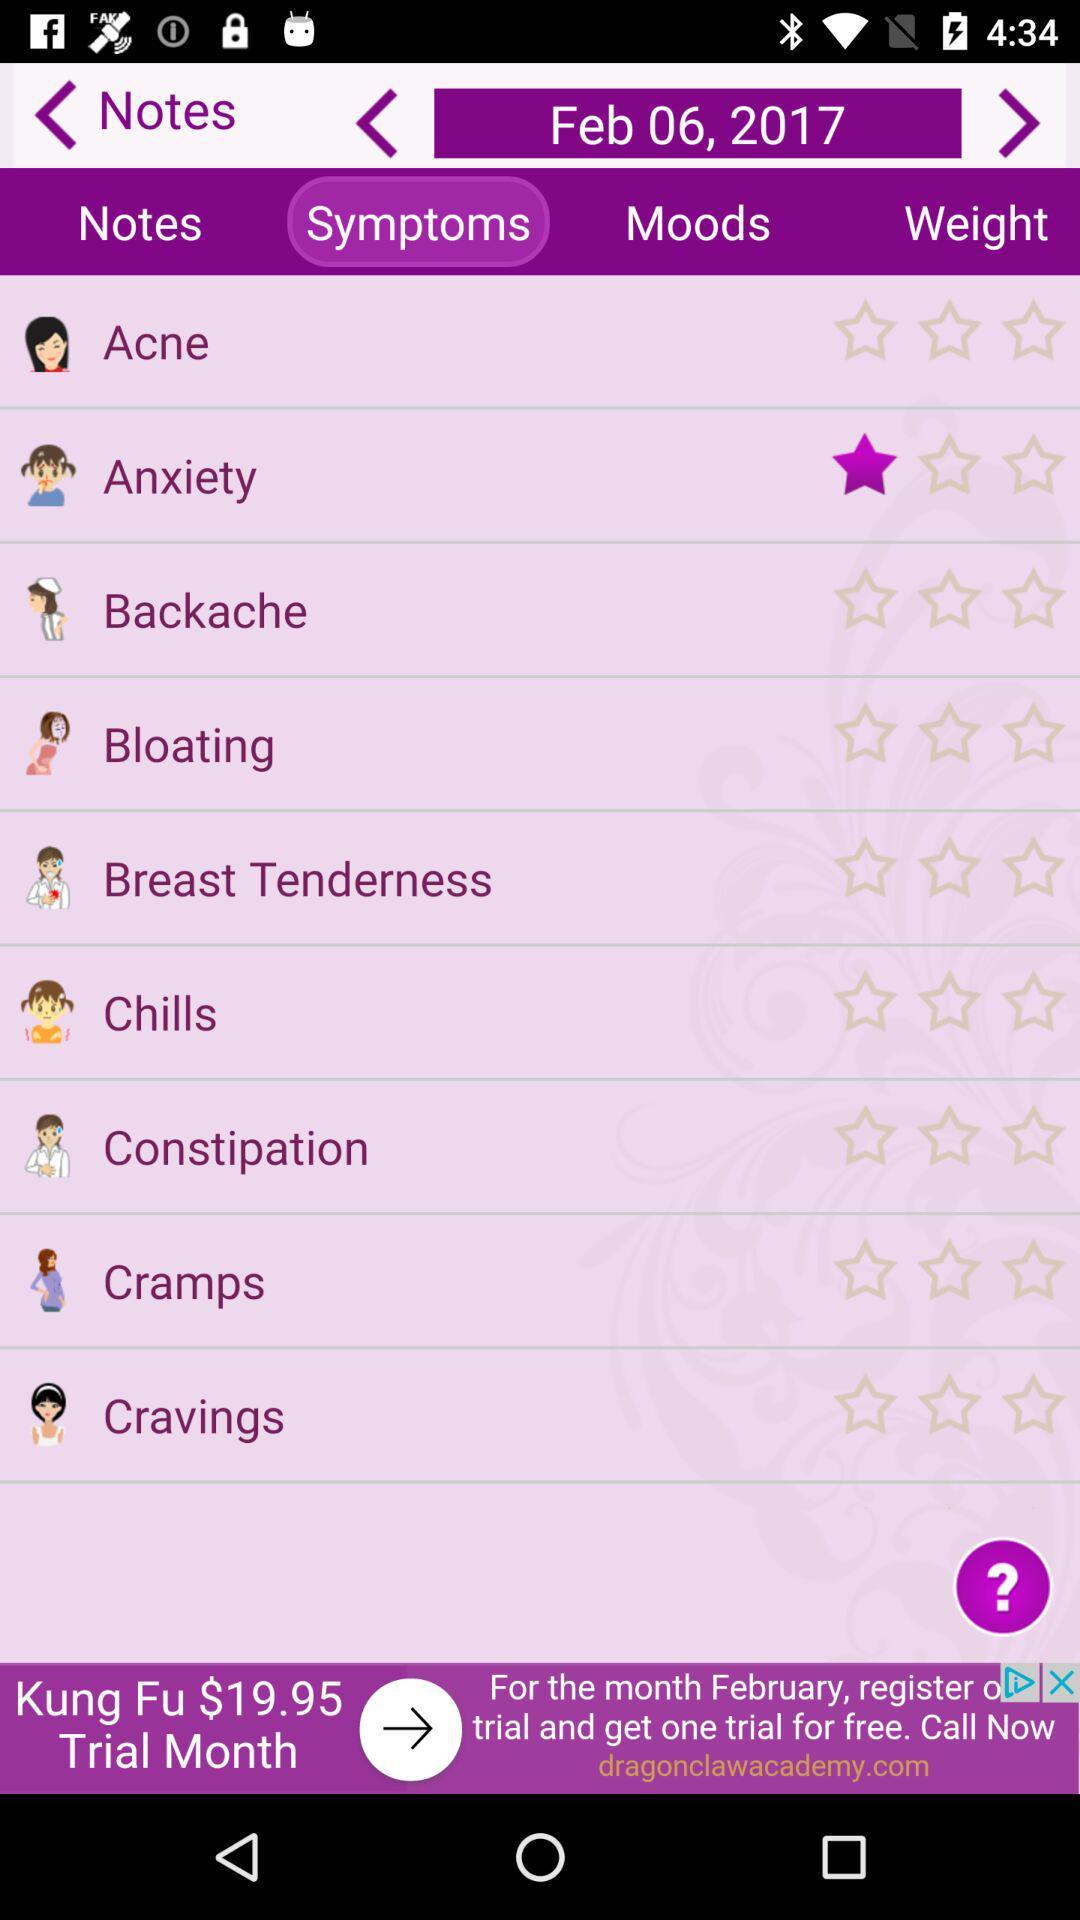 This screenshot has width=1080, height=1920. I want to click on the help icon, so click(1003, 1584).